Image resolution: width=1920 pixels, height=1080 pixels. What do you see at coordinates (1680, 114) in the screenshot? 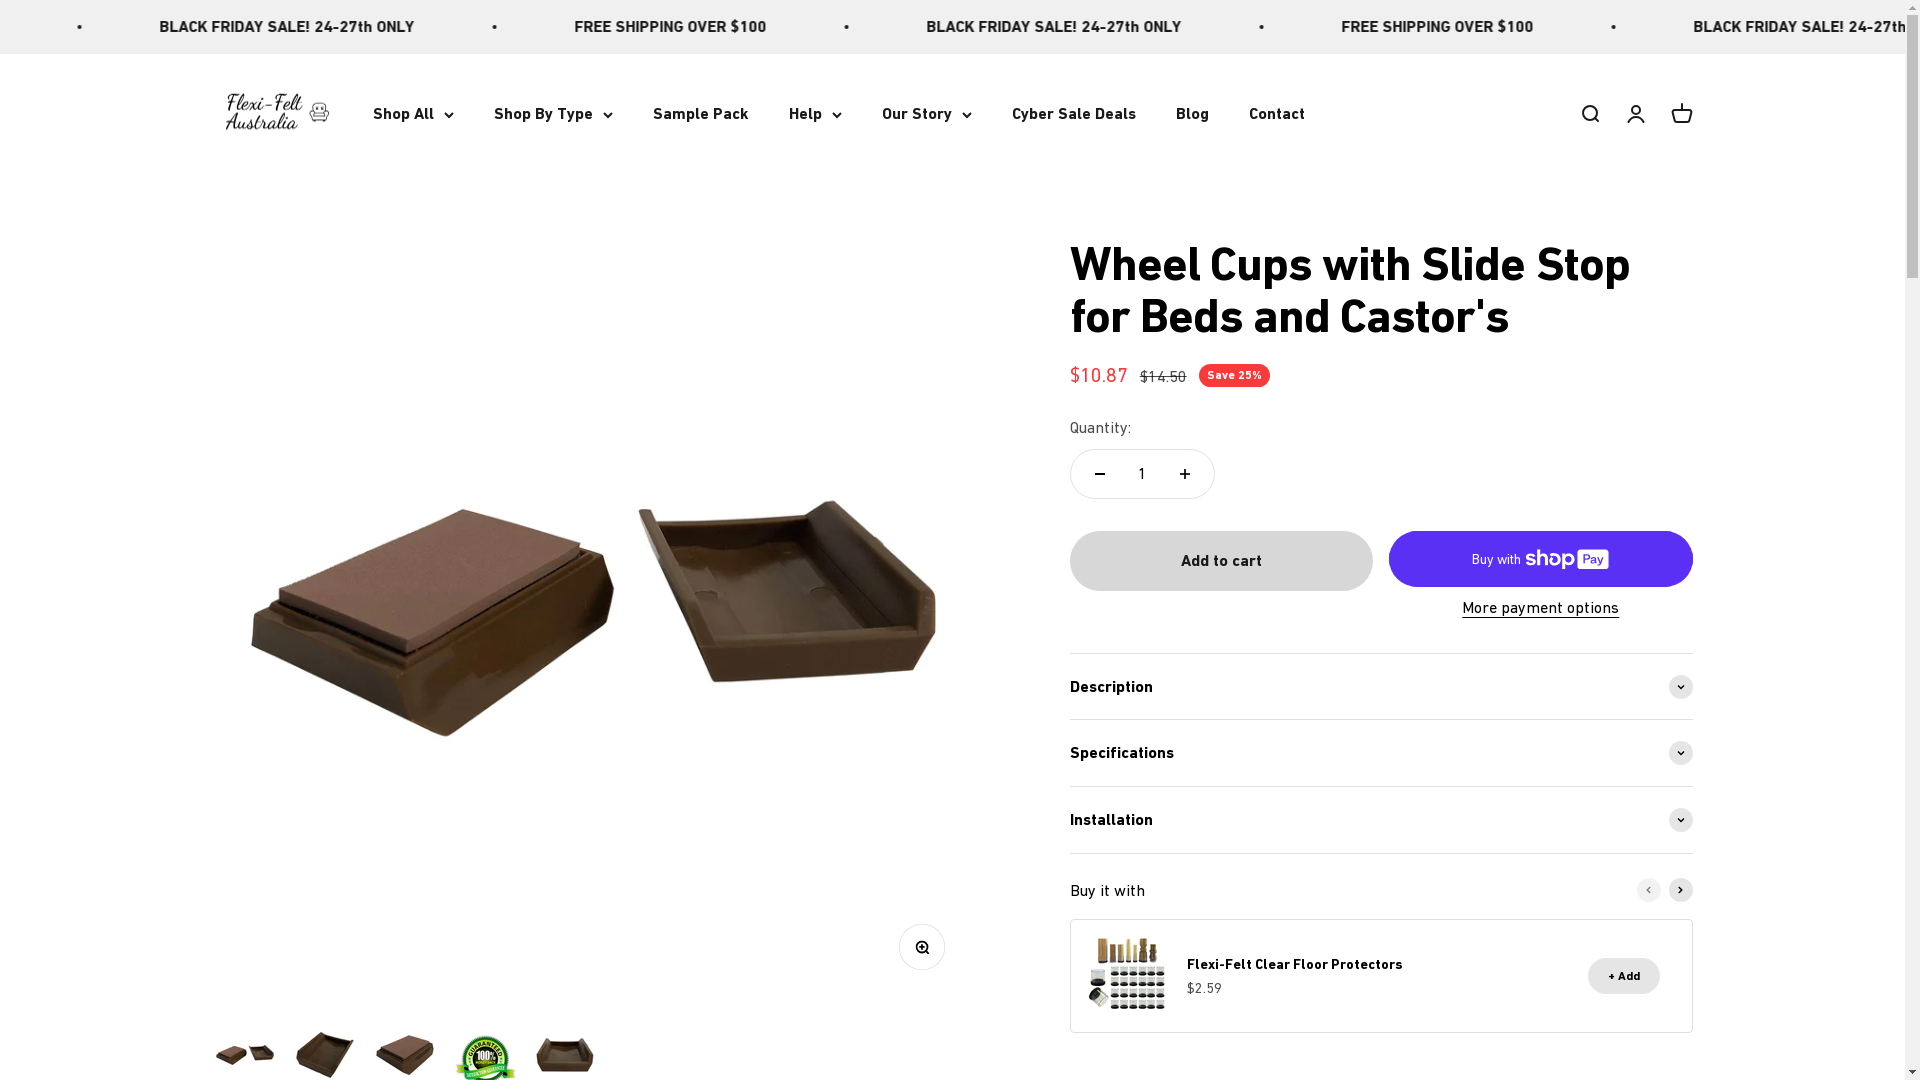
I see `'Open cart` at bounding box center [1680, 114].